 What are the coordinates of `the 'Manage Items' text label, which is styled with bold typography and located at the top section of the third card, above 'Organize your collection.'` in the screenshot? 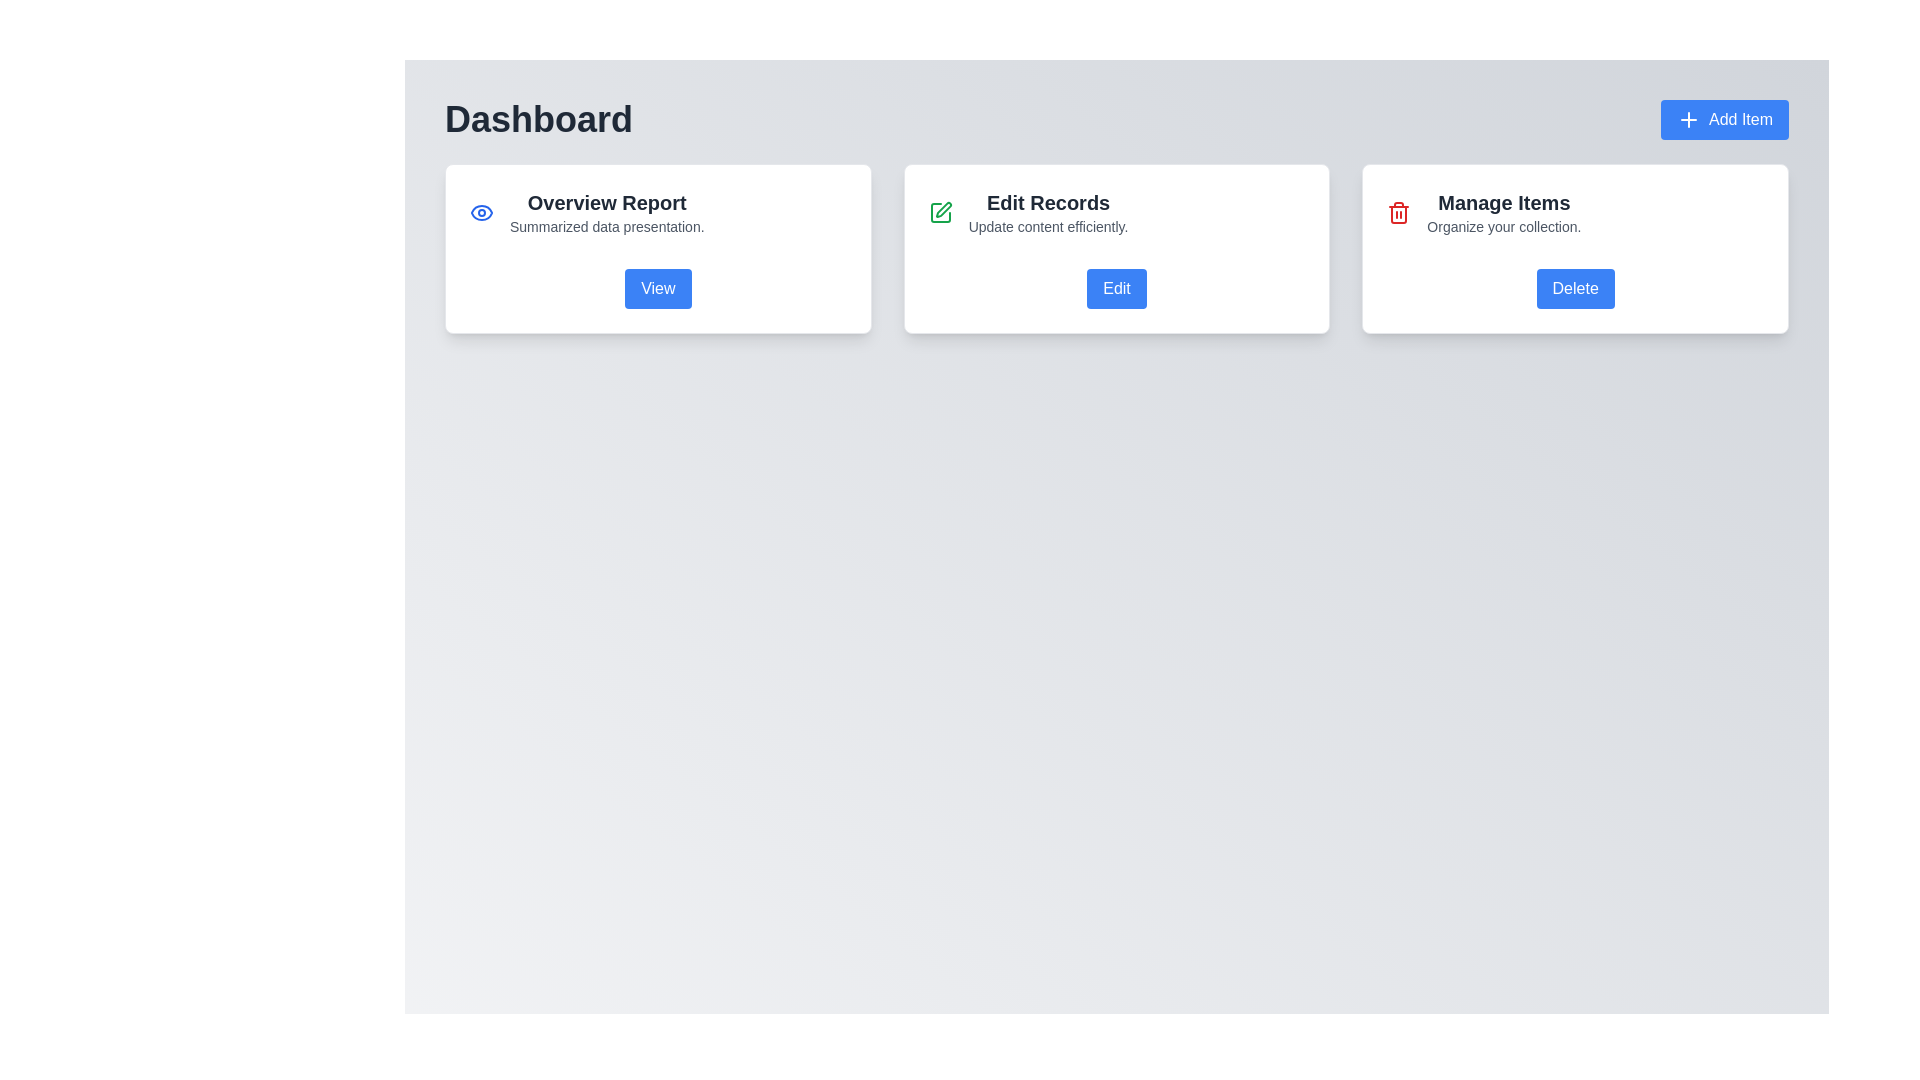 It's located at (1504, 203).